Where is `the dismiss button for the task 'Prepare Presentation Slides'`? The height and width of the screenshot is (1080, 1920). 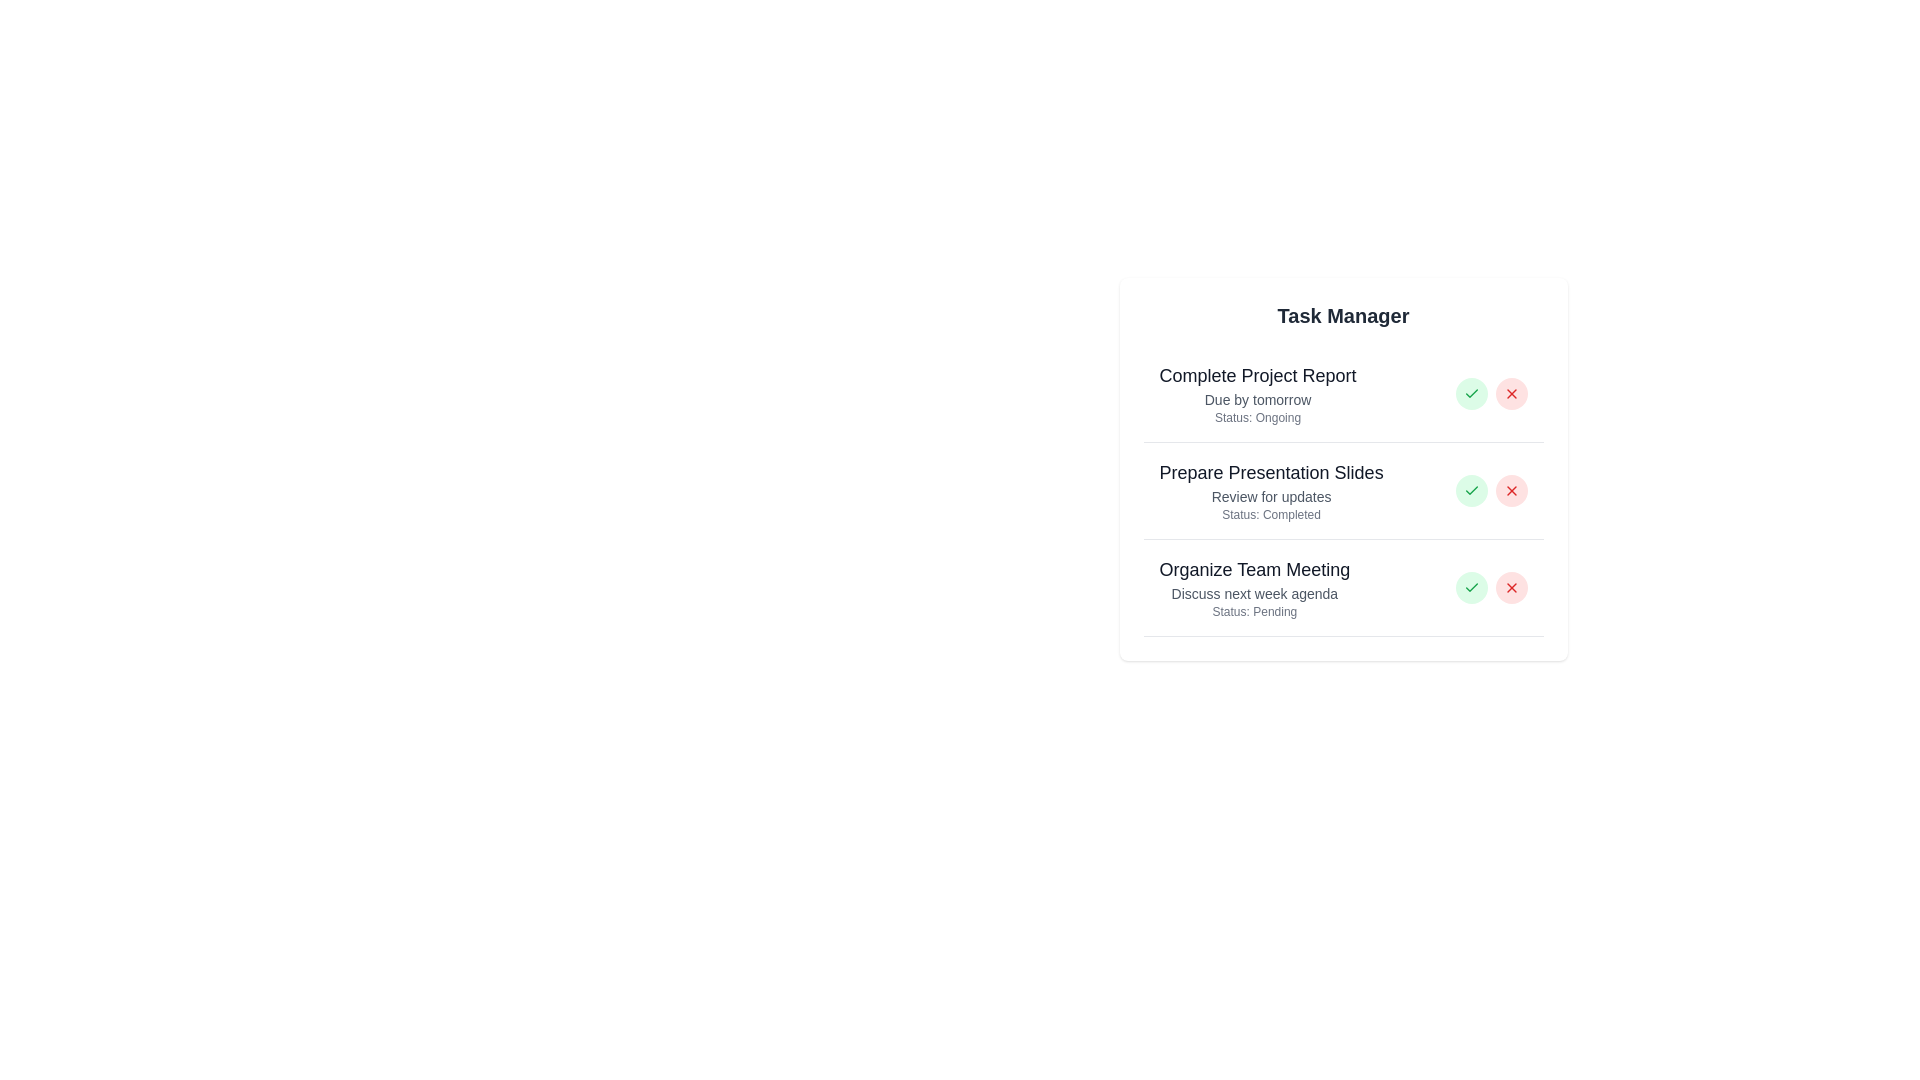 the dismiss button for the task 'Prepare Presentation Slides' is located at coordinates (1511, 490).